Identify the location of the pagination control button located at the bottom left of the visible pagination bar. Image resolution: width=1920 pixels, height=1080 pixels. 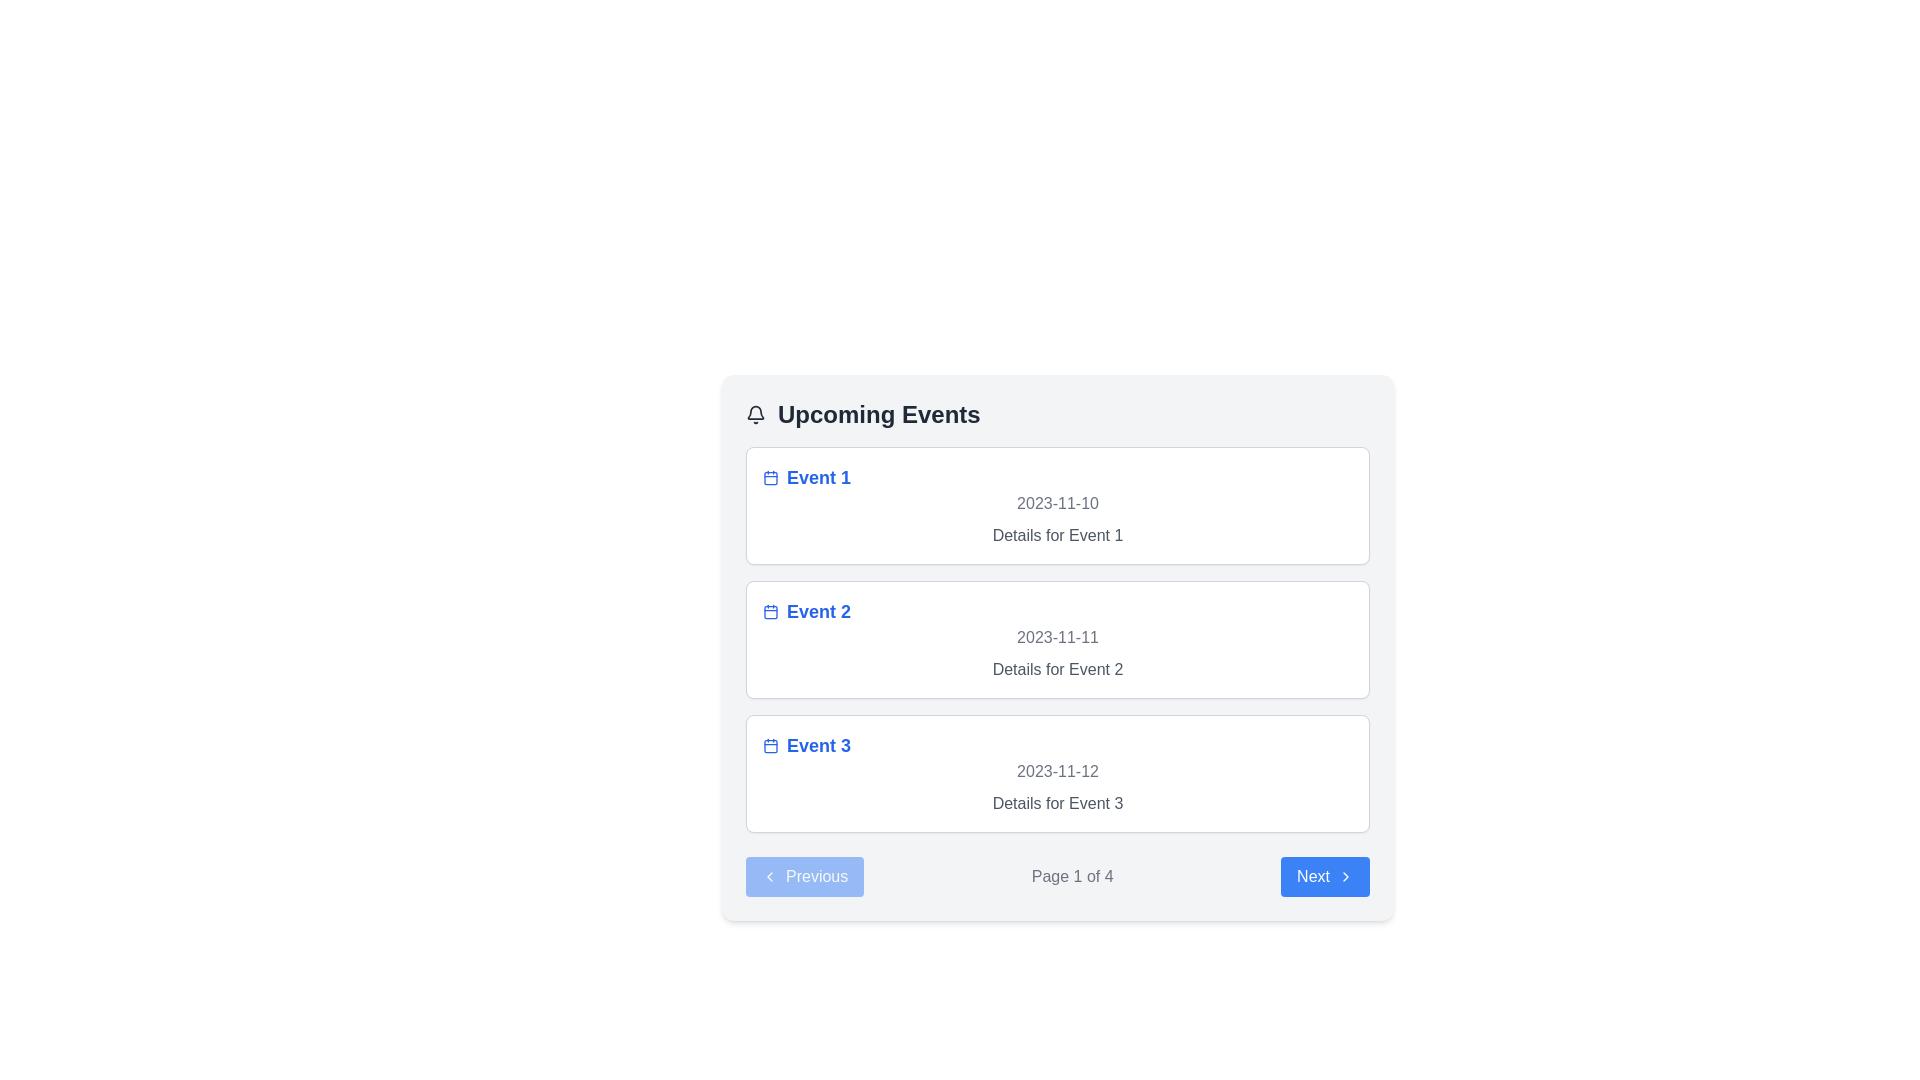
(805, 875).